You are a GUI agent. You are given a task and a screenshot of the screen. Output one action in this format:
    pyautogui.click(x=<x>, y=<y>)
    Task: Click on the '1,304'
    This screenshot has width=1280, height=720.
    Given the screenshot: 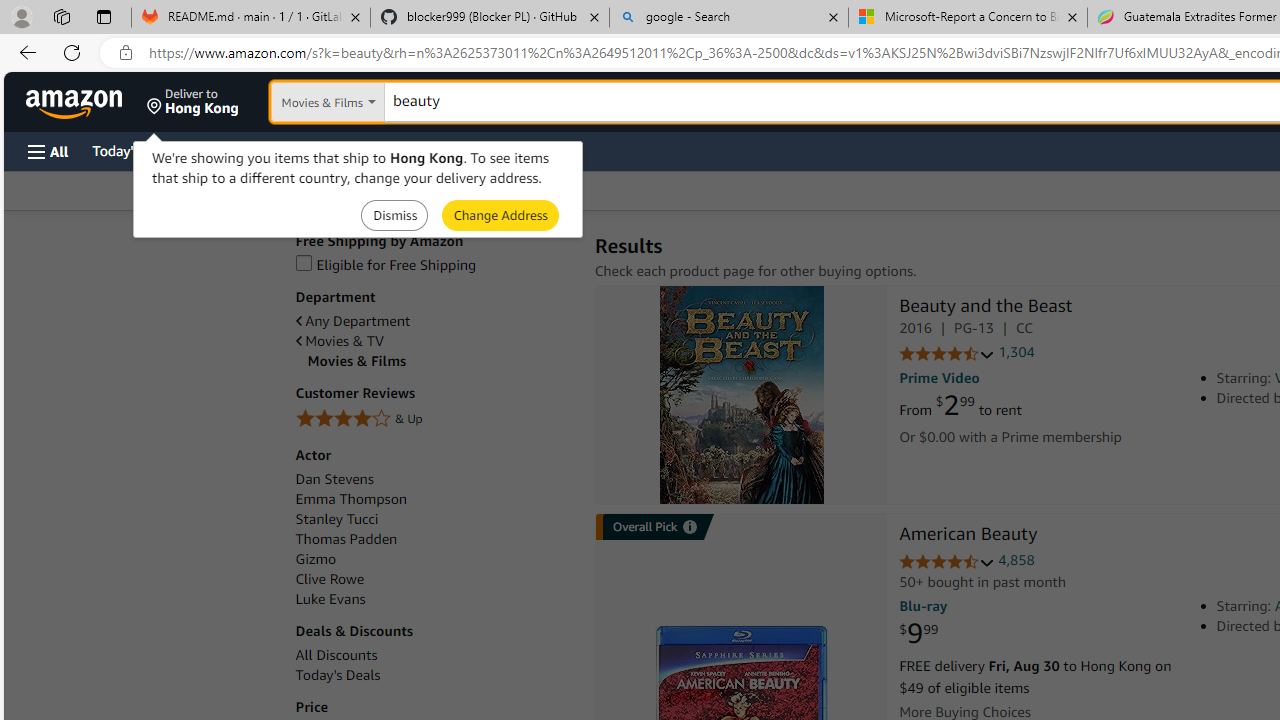 What is the action you would take?
    pyautogui.click(x=1016, y=351)
    